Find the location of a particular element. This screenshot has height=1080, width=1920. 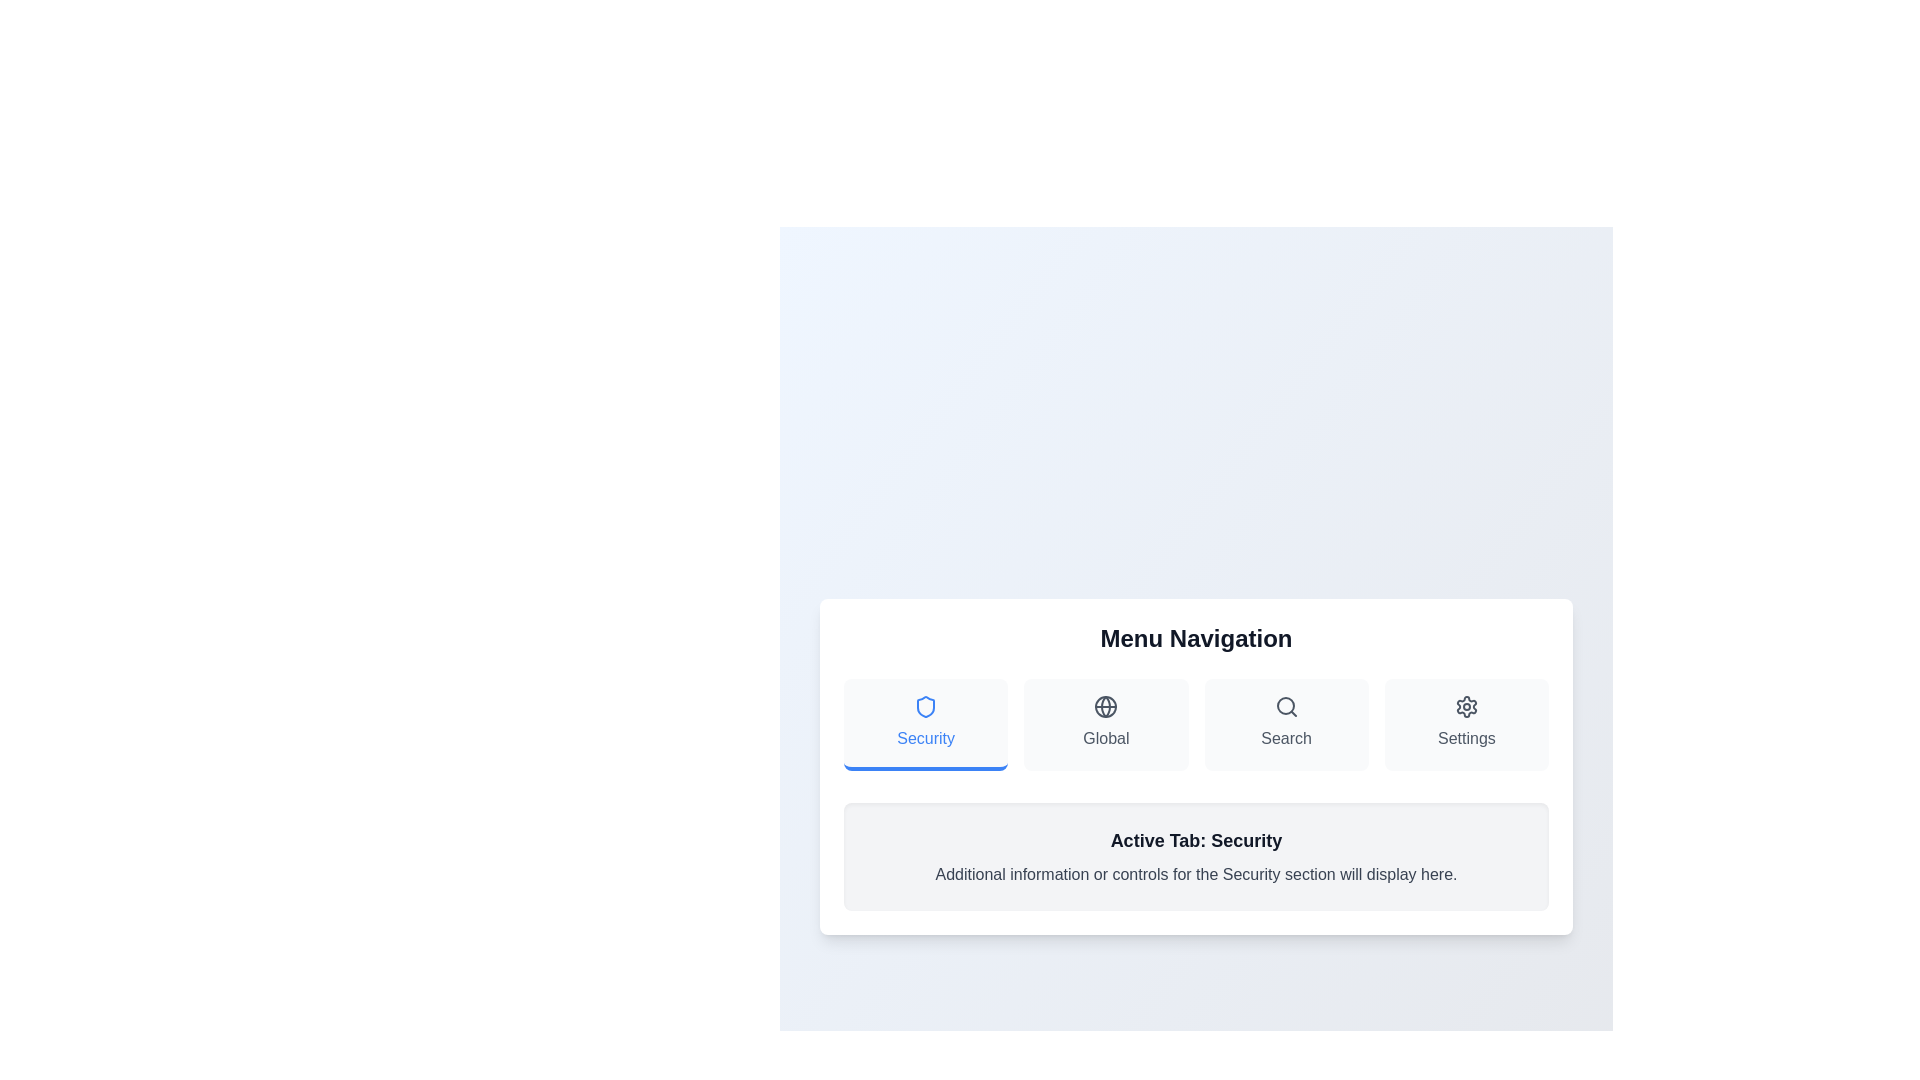

the Global tab by clicking on it is located at coordinates (1105, 725).